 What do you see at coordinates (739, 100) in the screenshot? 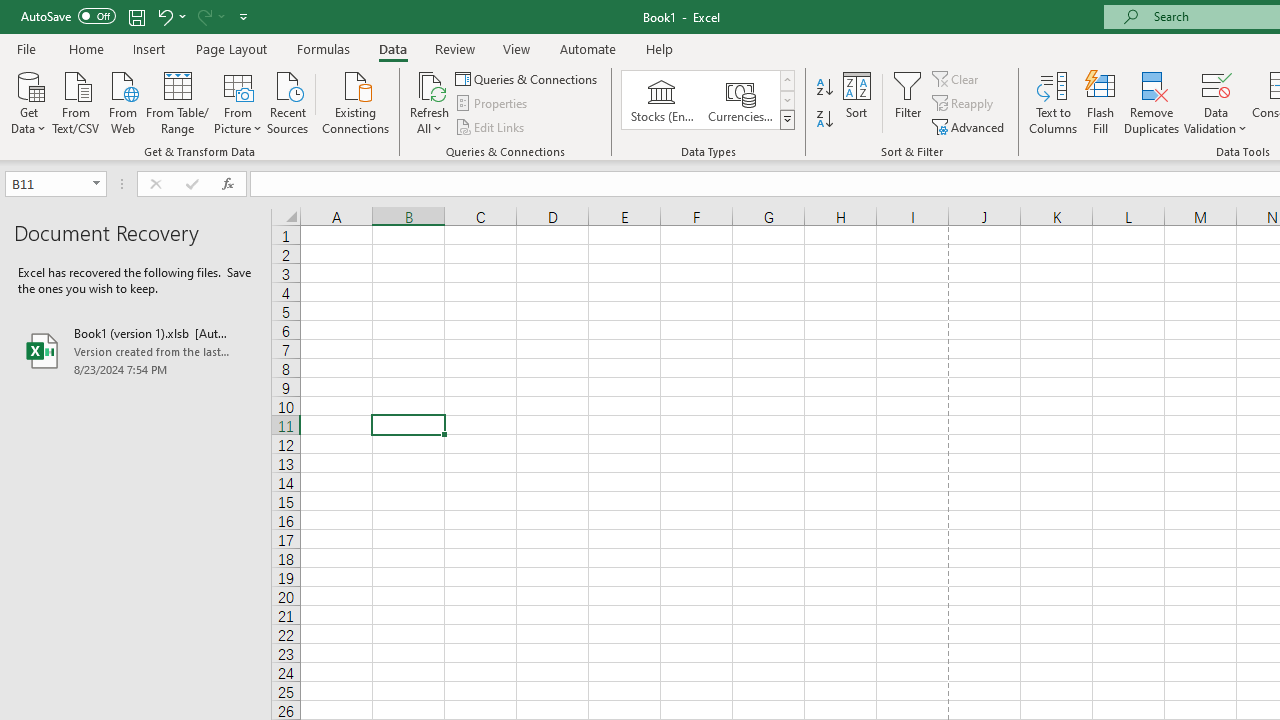
I see `'Currencies (English)'` at bounding box center [739, 100].